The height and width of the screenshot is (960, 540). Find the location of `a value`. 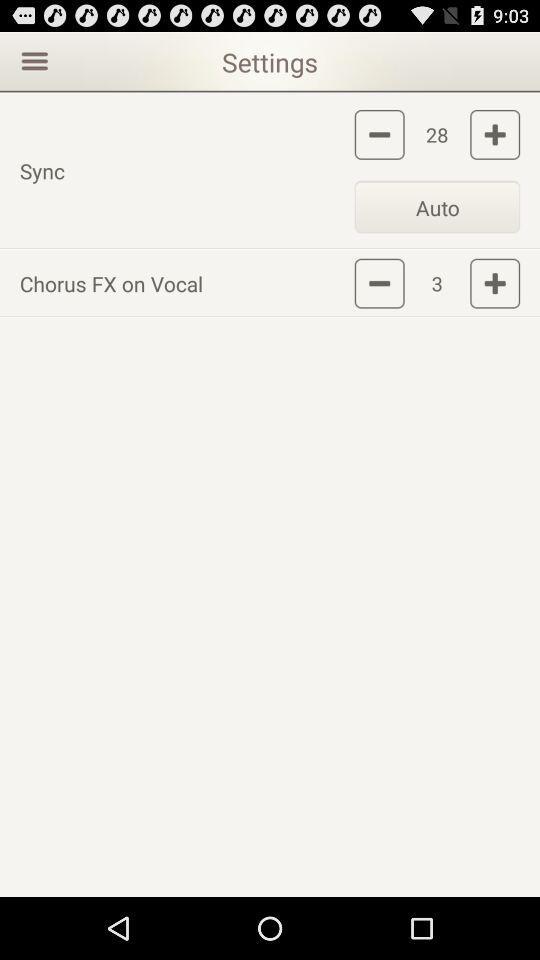

a value is located at coordinates (494, 282).